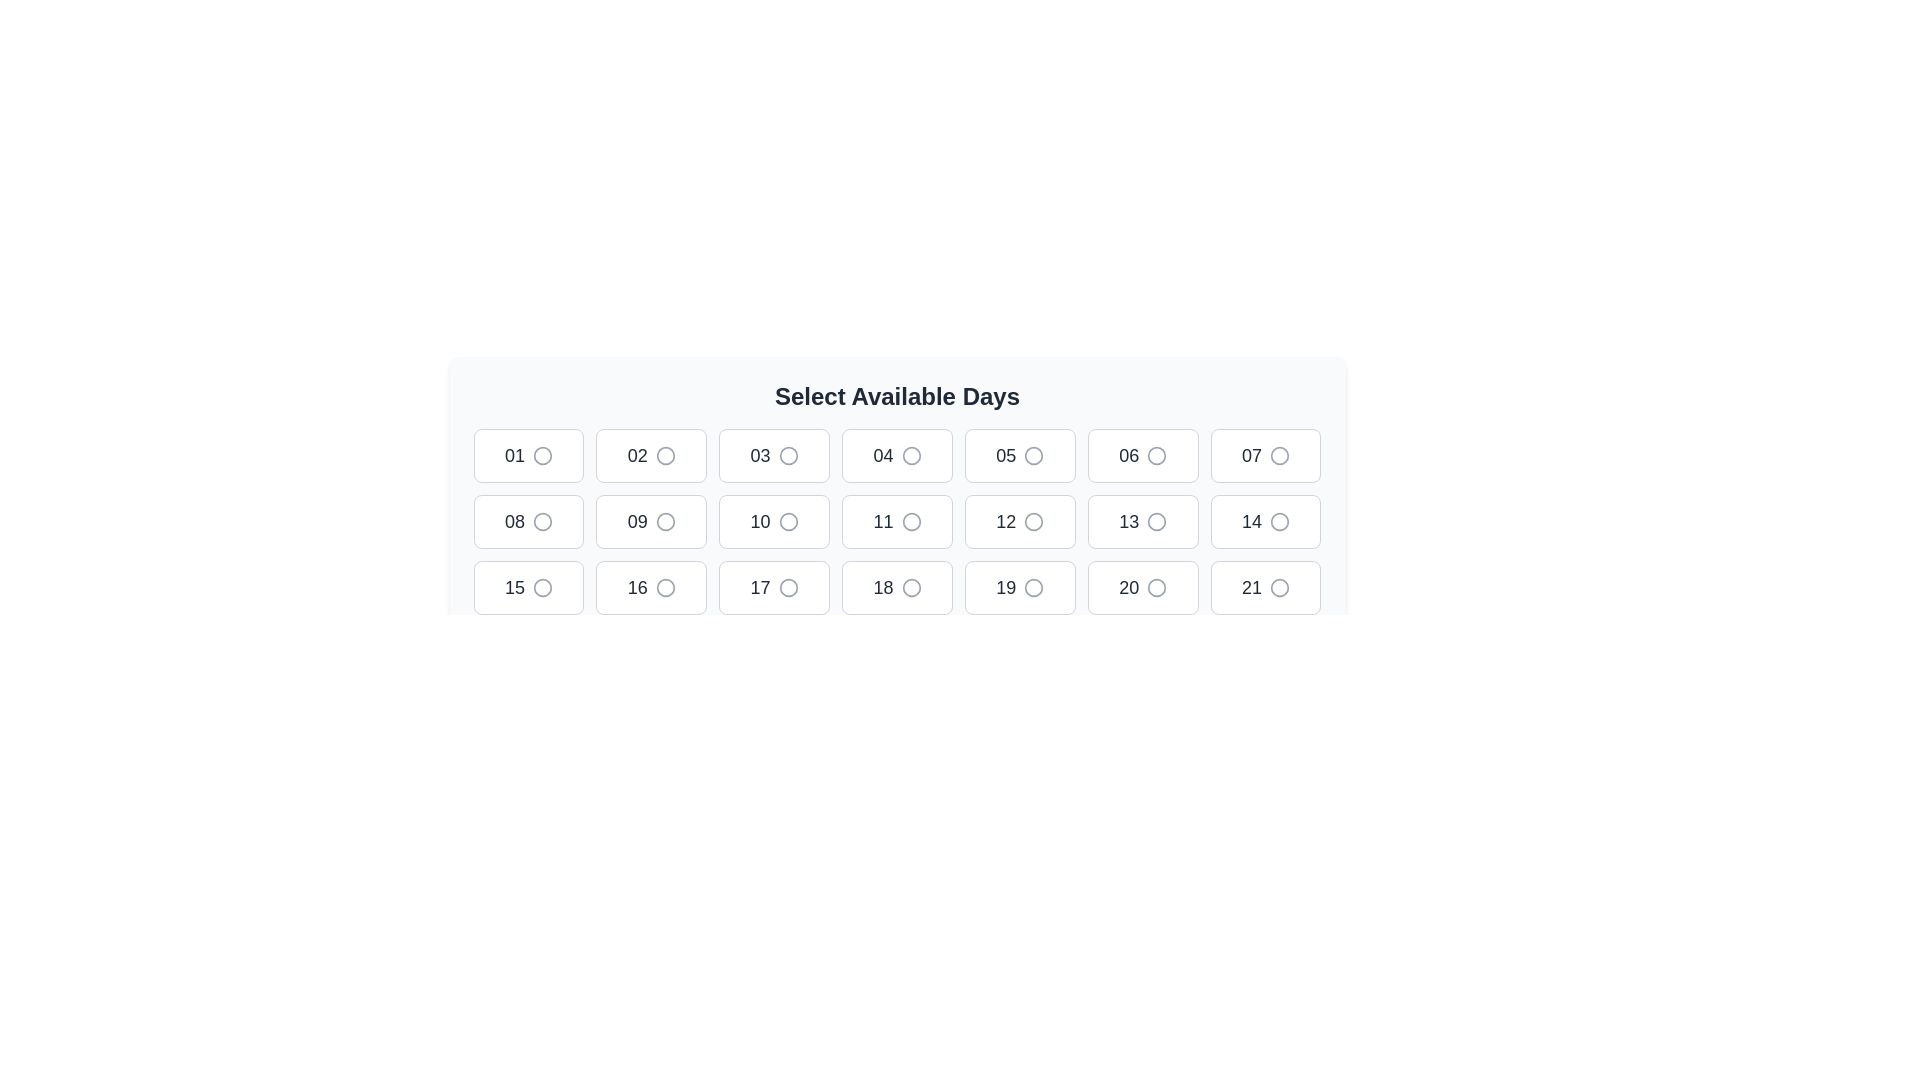  Describe the element at coordinates (665, 455) in the screenshot. I see `the circular selectable indicator located next to the label '02' in the first row of the grid layout to inspect details` at that location.